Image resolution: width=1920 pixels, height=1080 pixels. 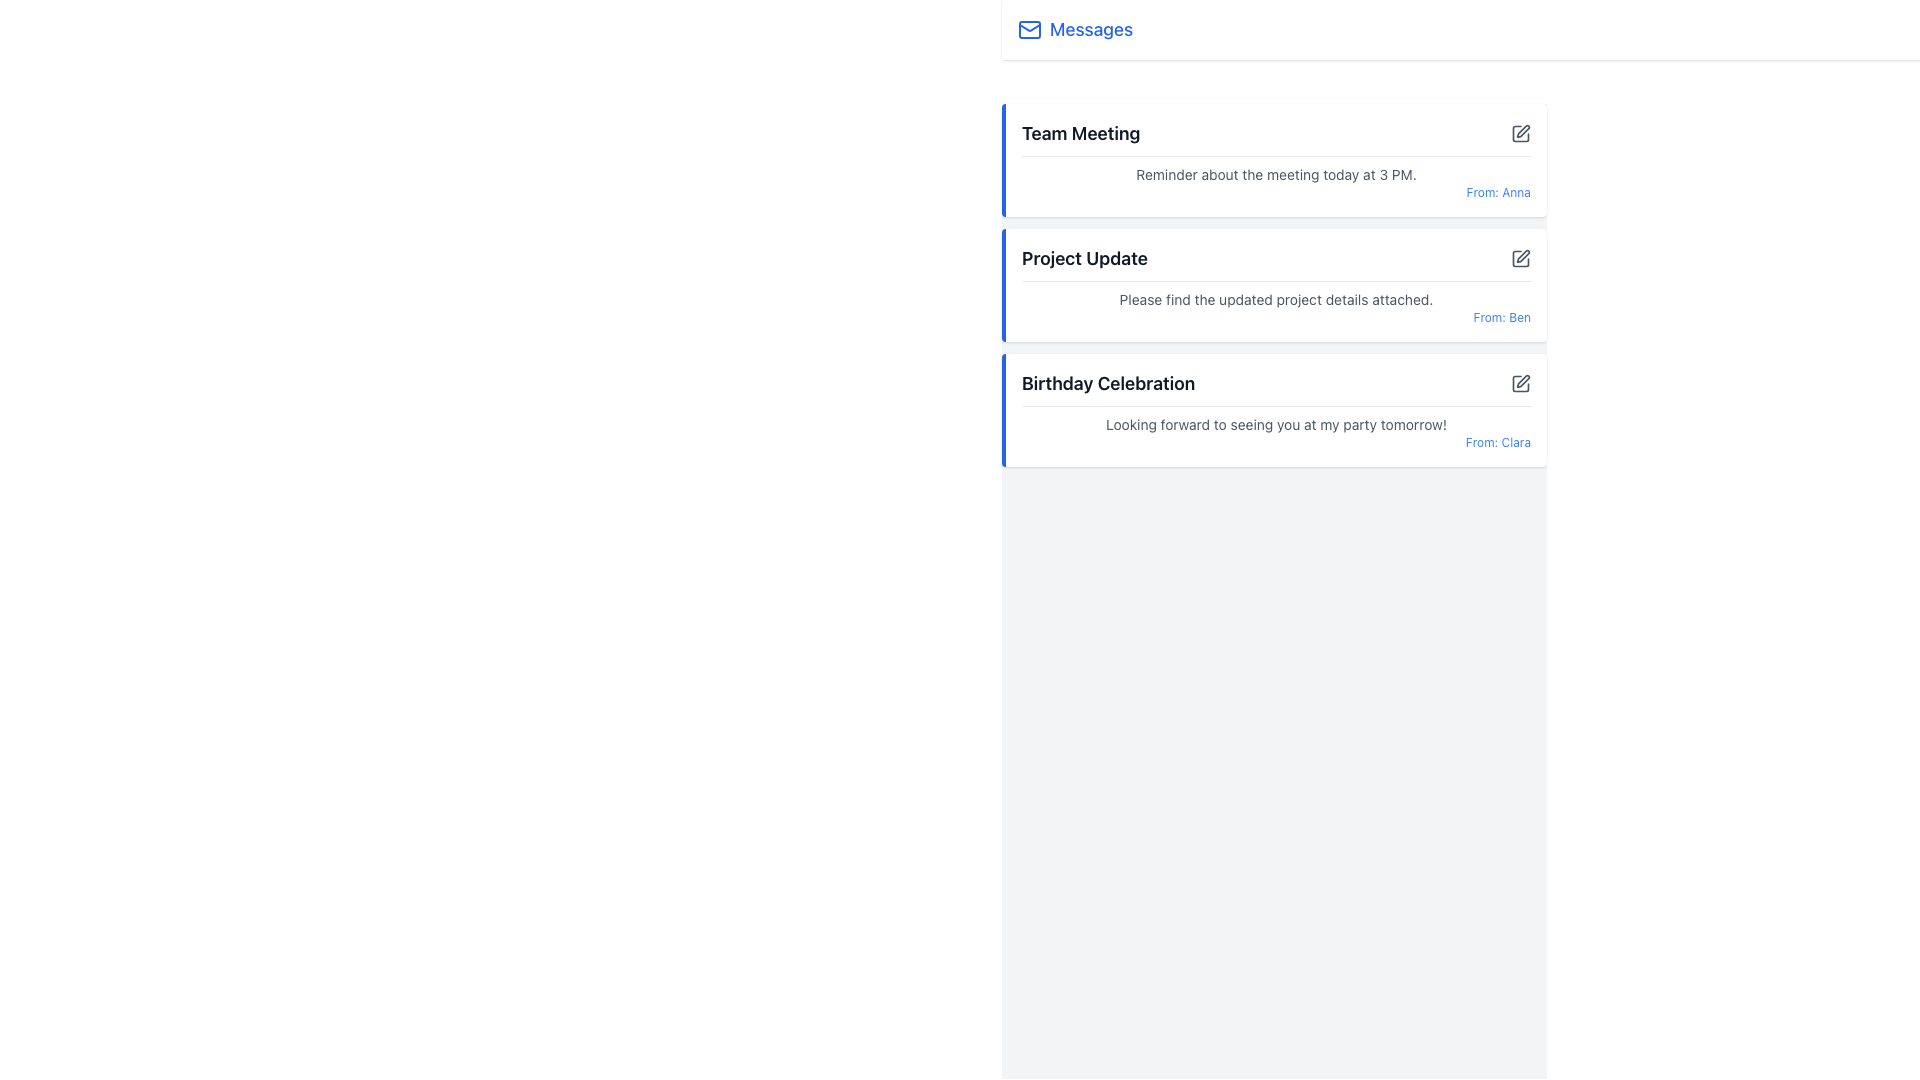 What do you see at coordinates (1083, 257) in the screenshot?
I see `the text label displaying 'Project Update', which is bold and prominently positioned beneath 'Team Meeting' and above 'Birthday Celebration'` at bounding box center [1083, 257].